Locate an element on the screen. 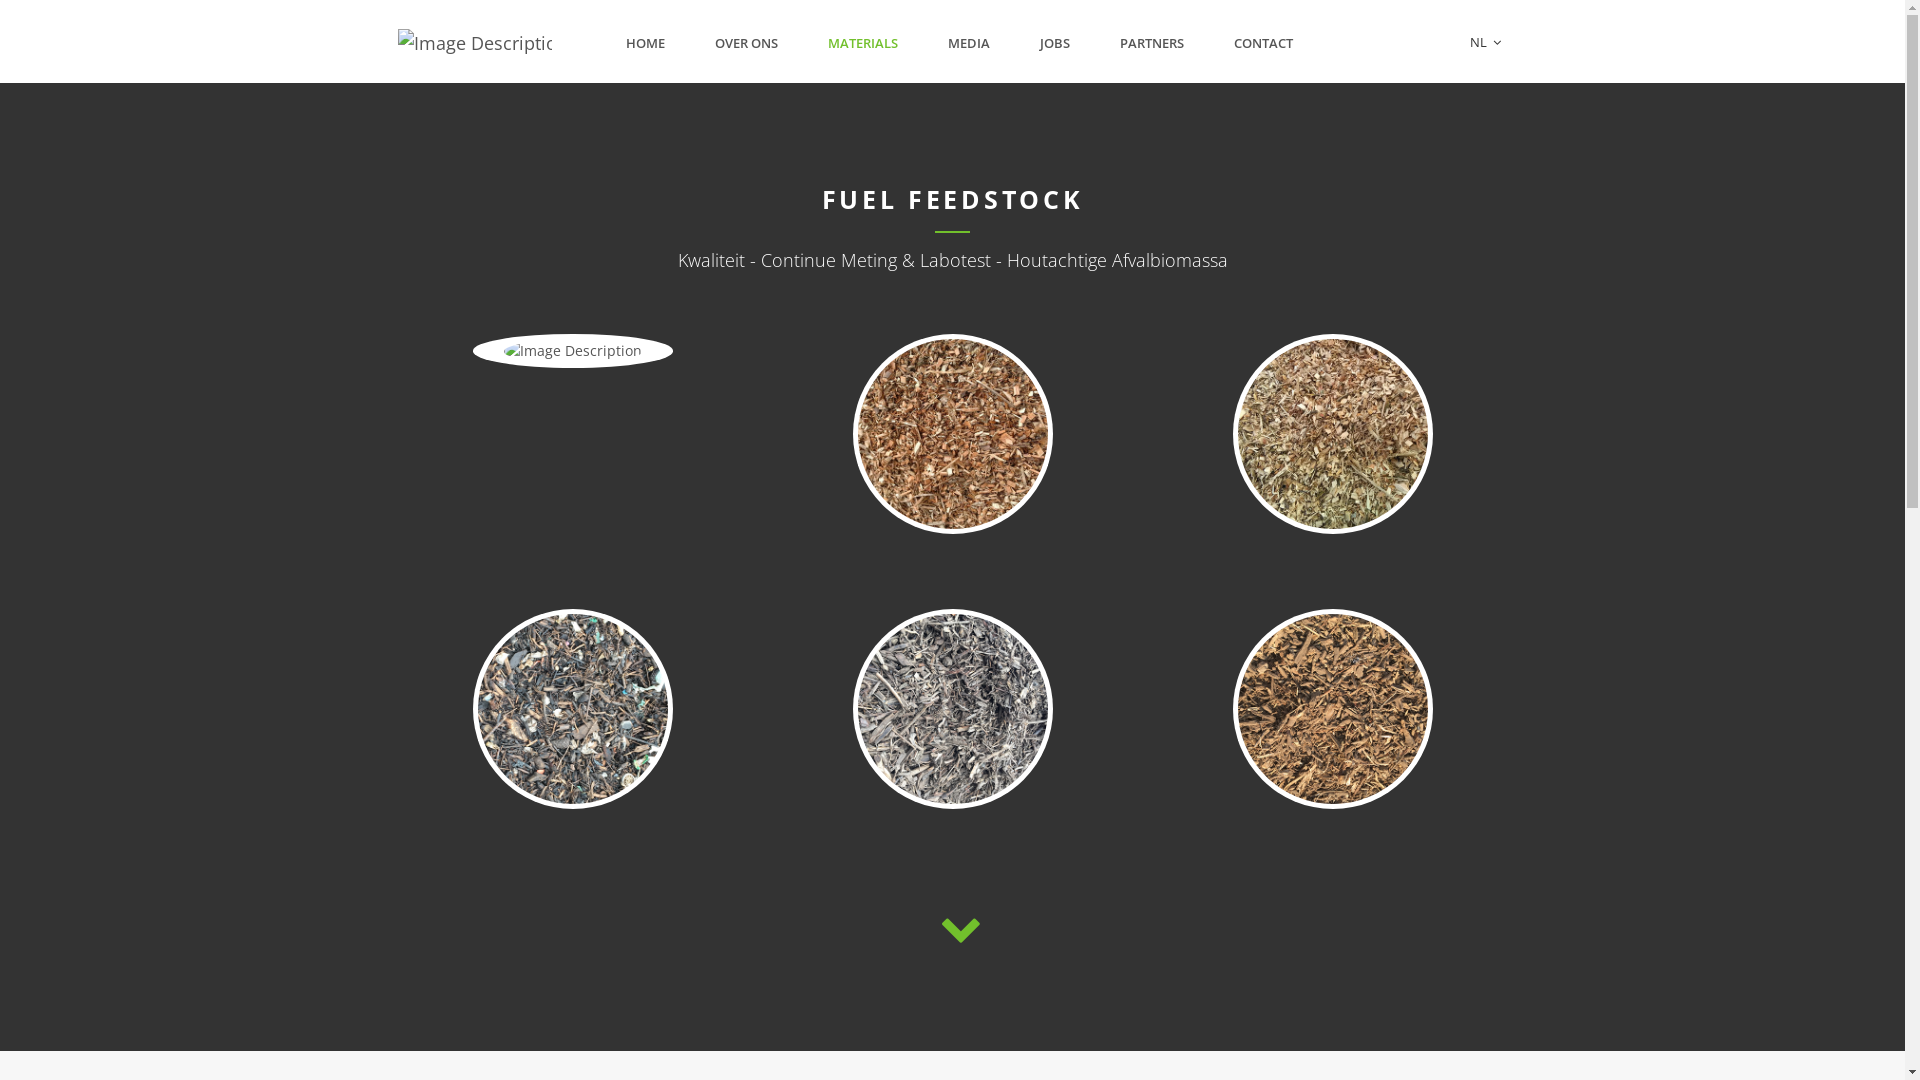  'OVER ONS' is located at coordinates (745, 43).